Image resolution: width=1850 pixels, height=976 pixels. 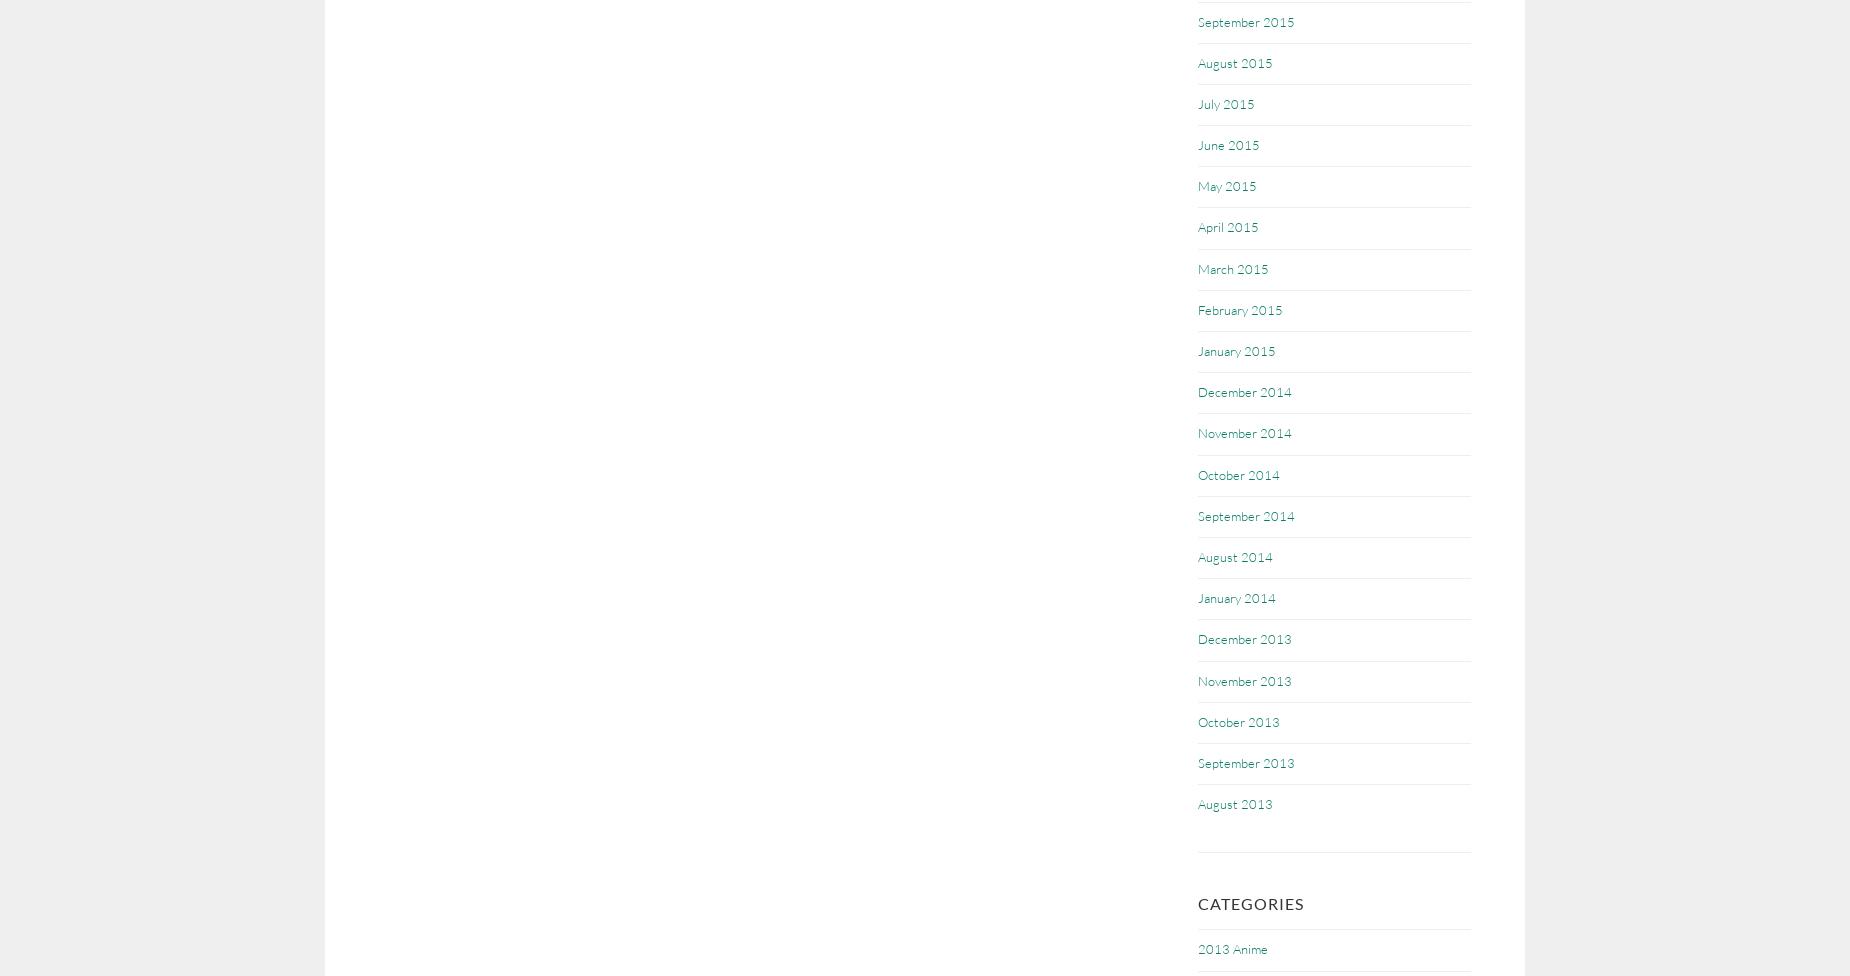 I want to click on 'April 2015', so click(x=1227, y=226).